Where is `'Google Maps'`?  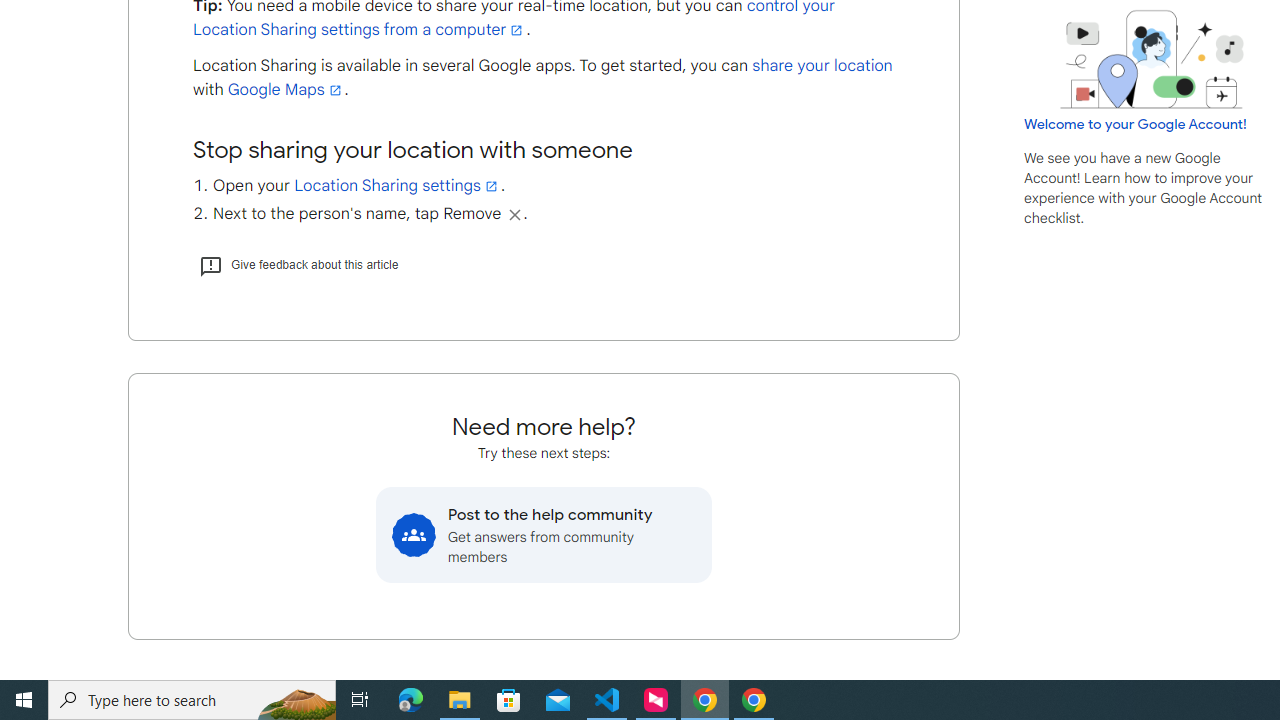
'Google Maps' is located at coordinates (285, 90).